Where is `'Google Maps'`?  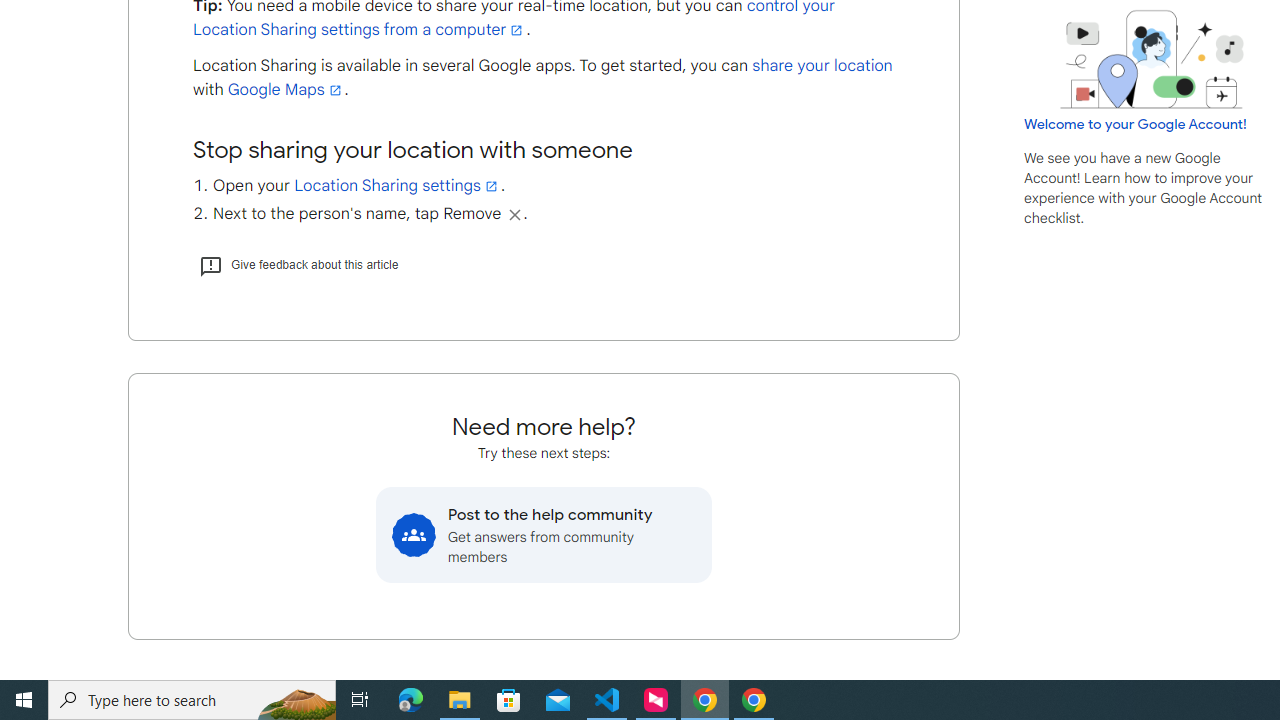
'Google Maps' is located at coordinates (285, 90).